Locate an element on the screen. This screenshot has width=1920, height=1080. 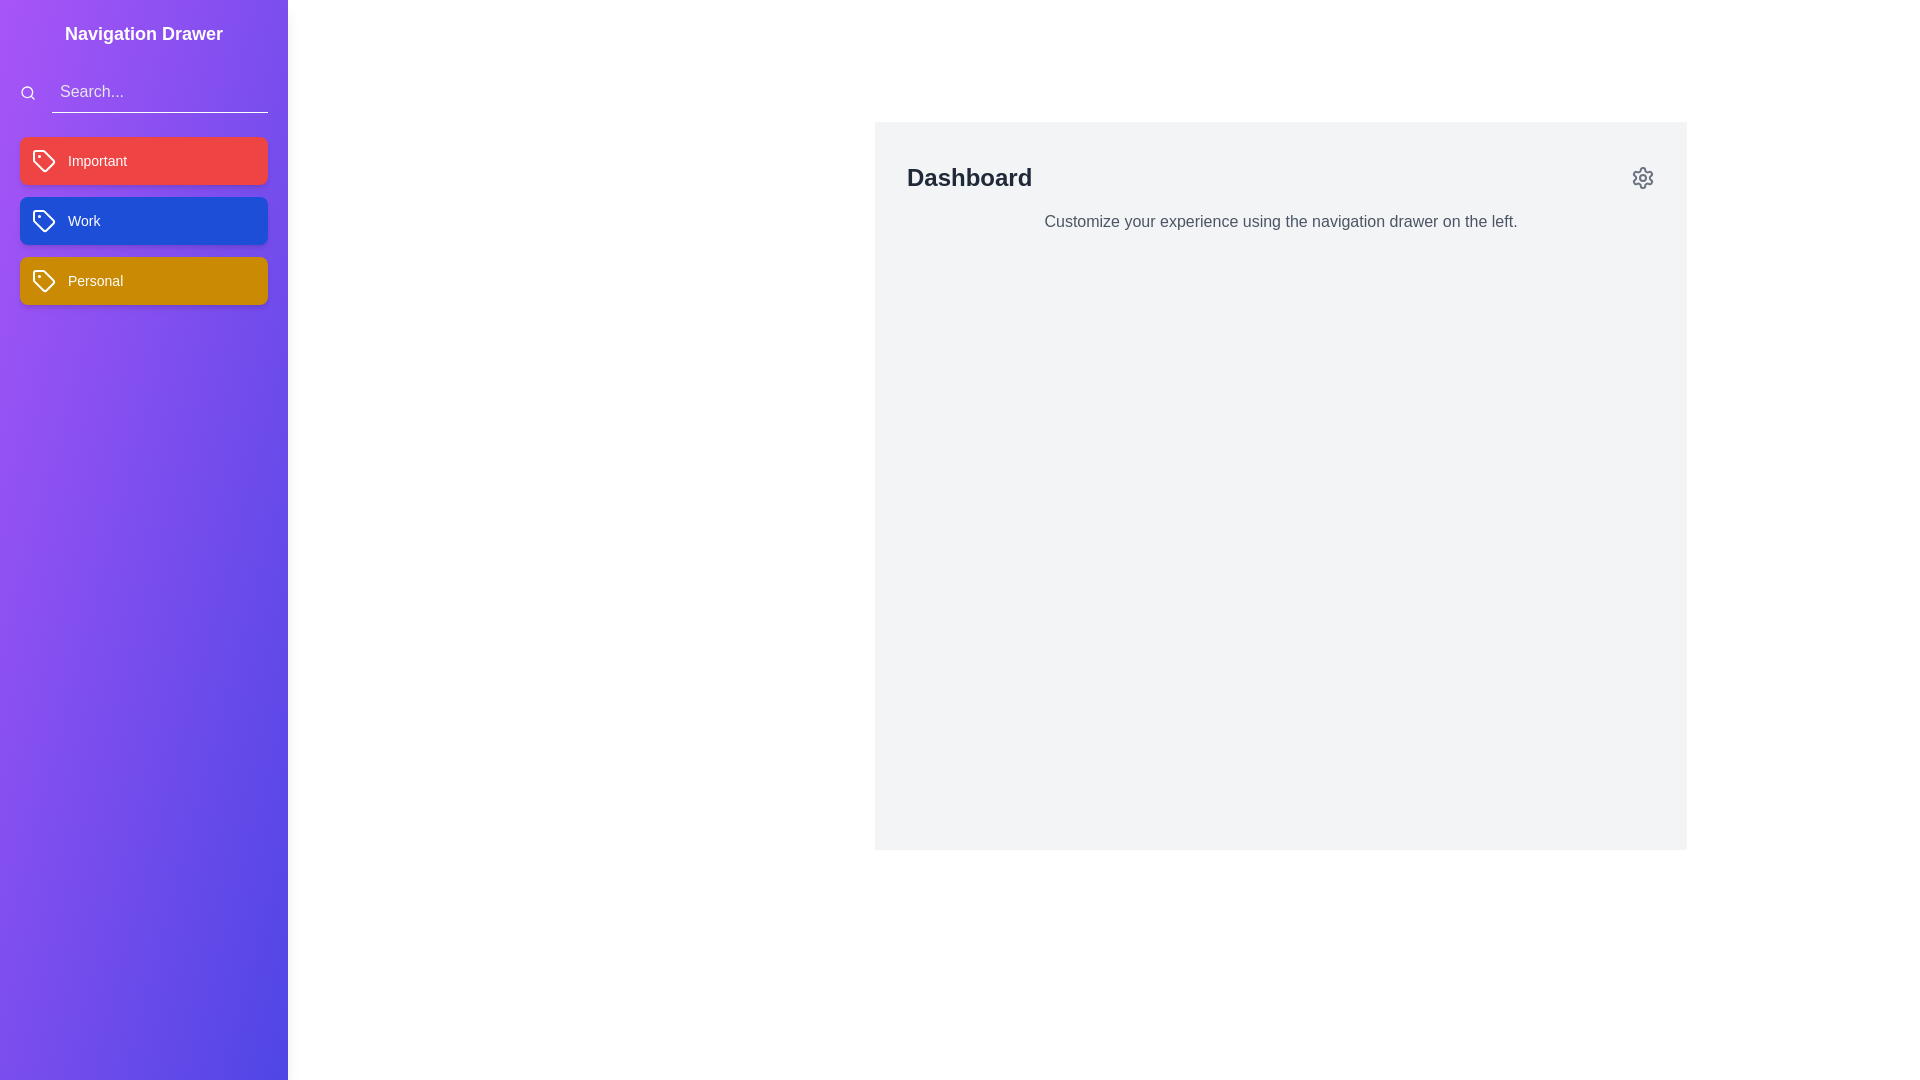
the tag labeled Important is located at coordinates (143, 160).